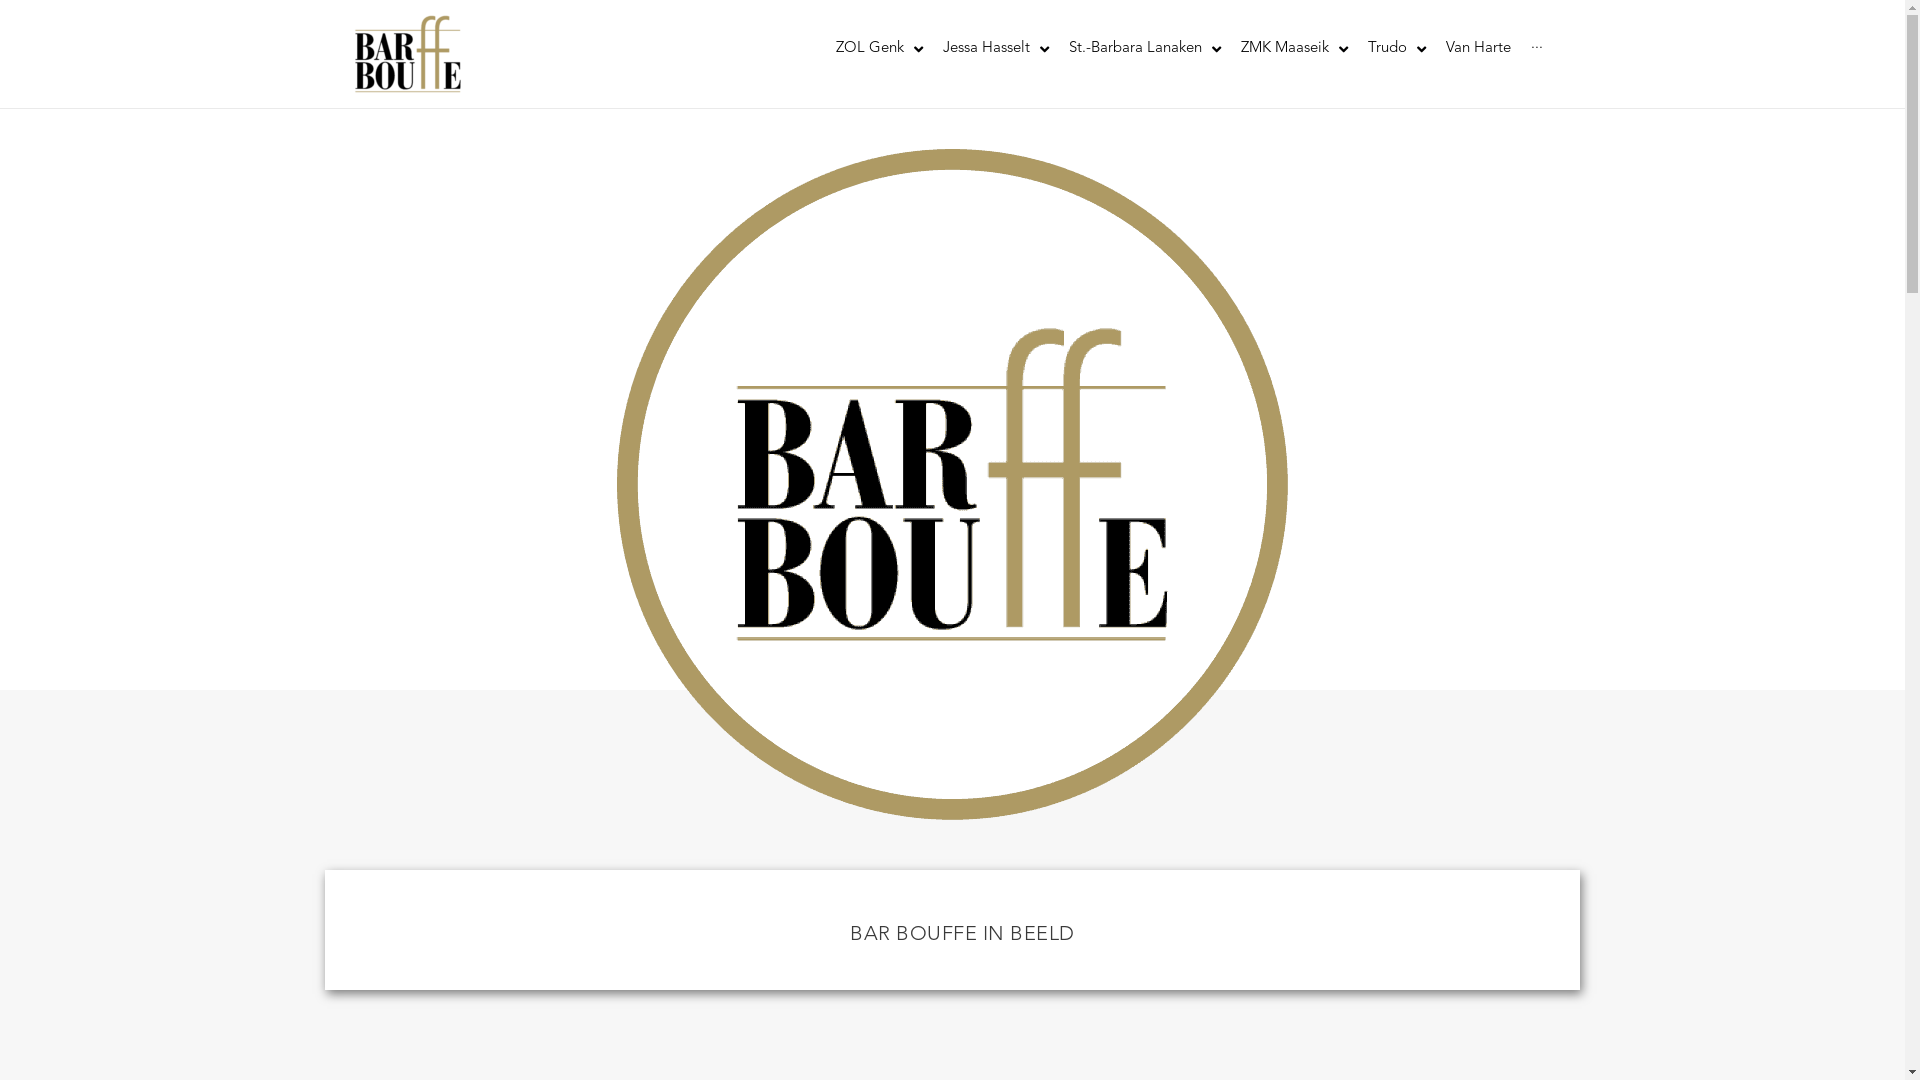 The image size is (1920, 1080). I want to click on 'ZMK Maaseik', so click(1293, 48).